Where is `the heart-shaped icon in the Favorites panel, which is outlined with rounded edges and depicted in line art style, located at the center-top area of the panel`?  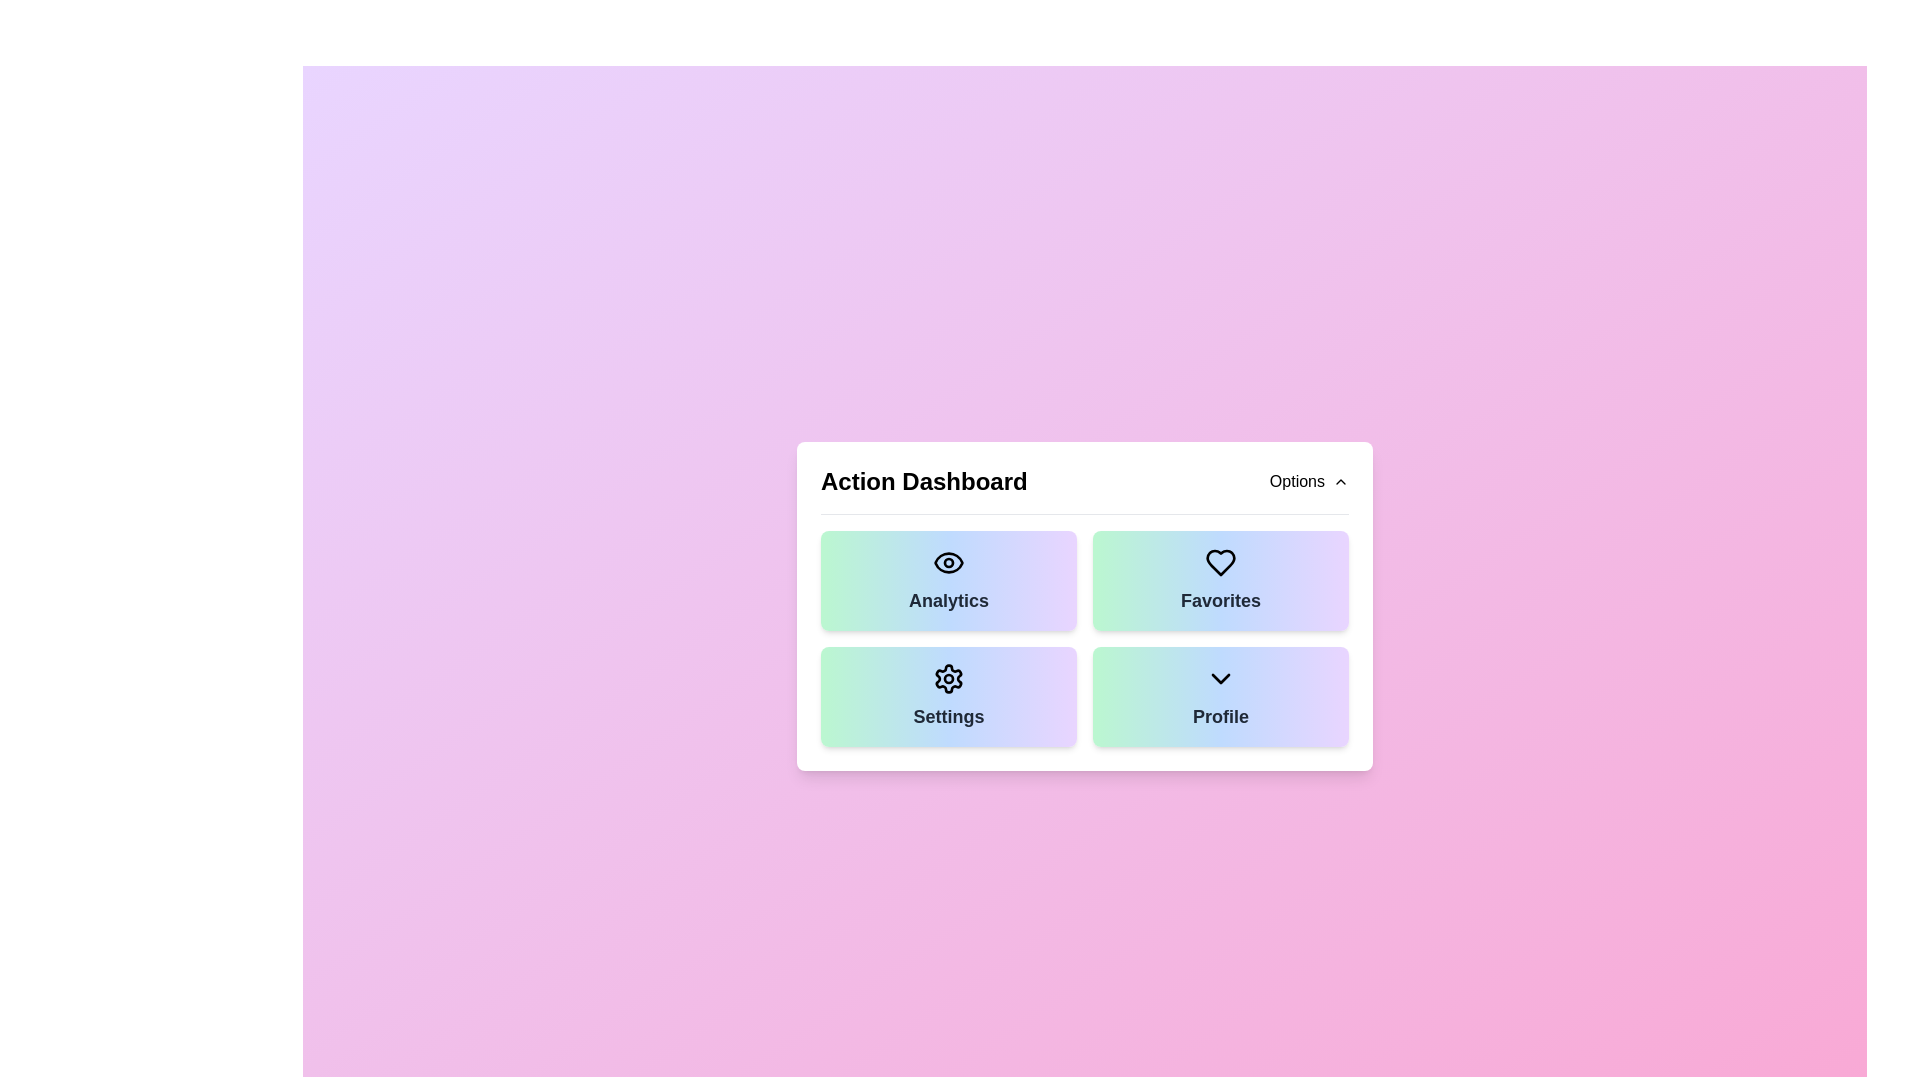 the heart-shaped icon in the Favorites panel, which is outlined with rounded edges and depicted in line art style, located at the center-top area of the panel is located at coordinates (1219, 562).